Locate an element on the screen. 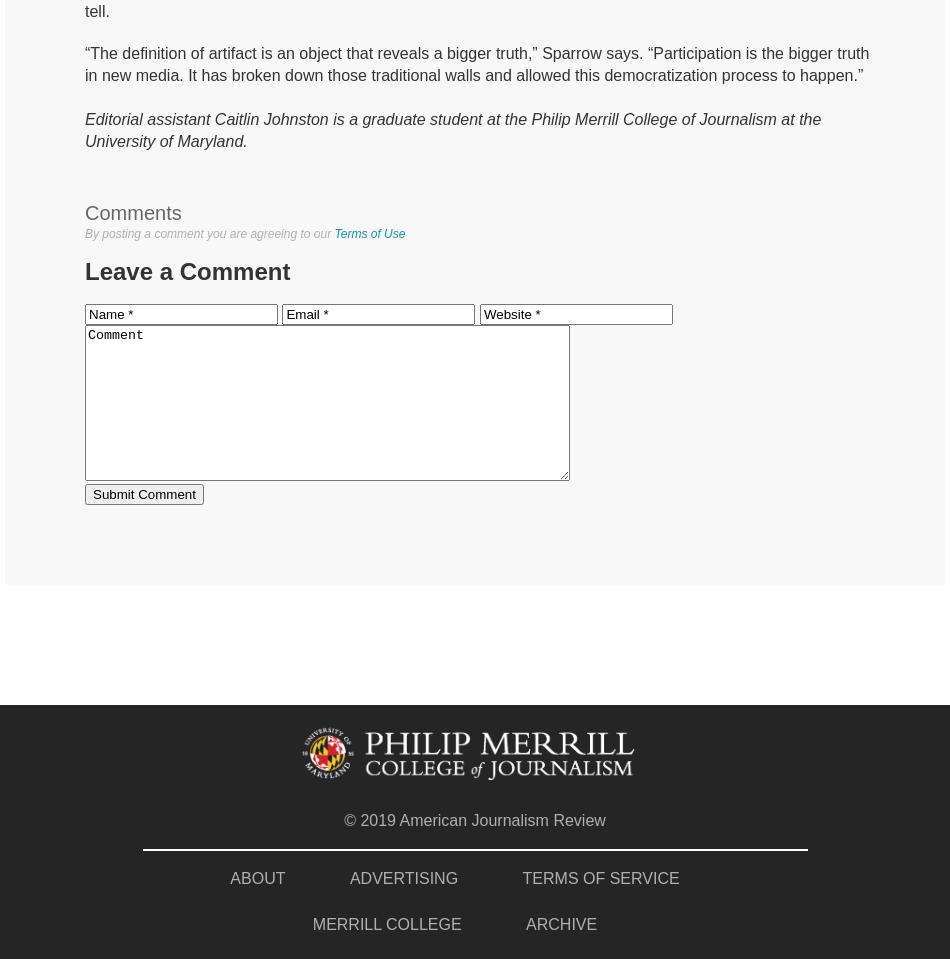  'TERMS OF SERVICE' is located at coordinates (600, 876).